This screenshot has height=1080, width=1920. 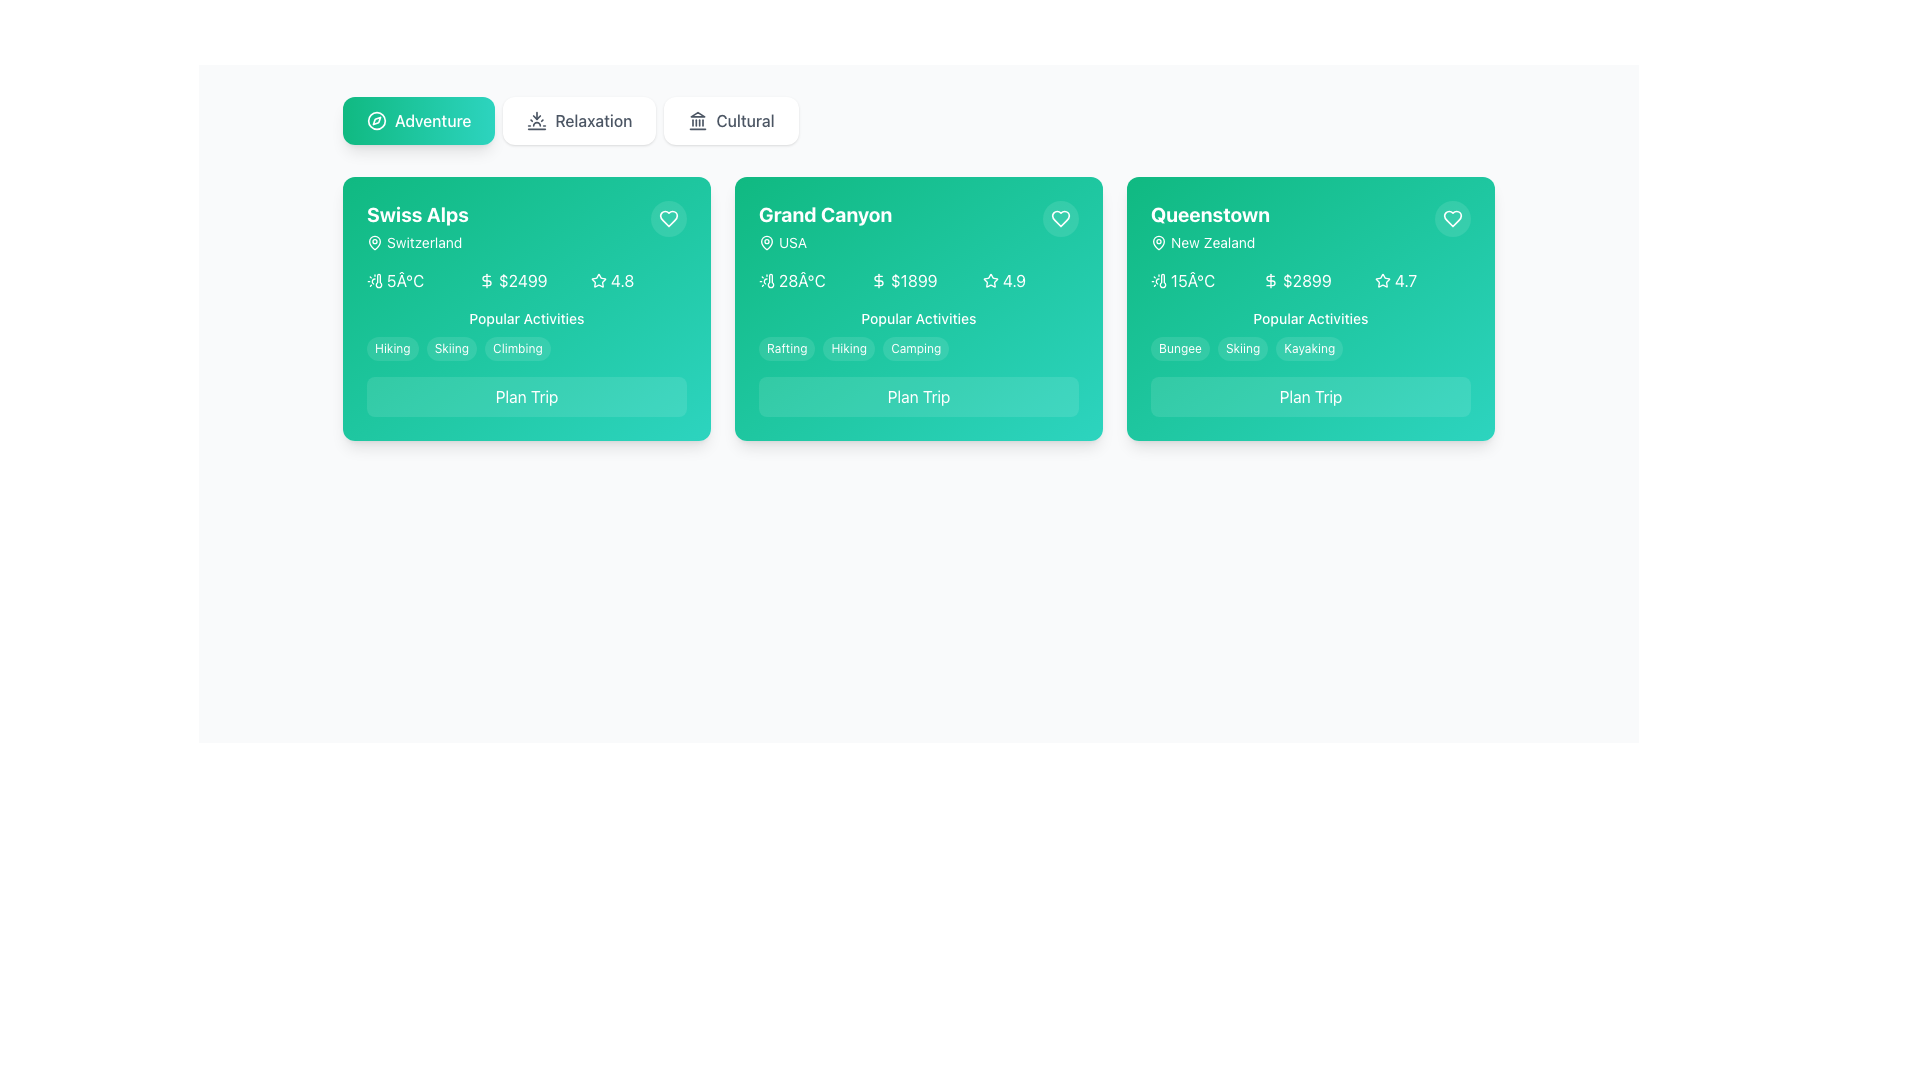 What do you see at coordinates (825, 226) in the screenshot?
I see `the 'Grand Canyon' label which displays the name in bold with 'USA' underneath, located in the top section of the center card` at bounding box center [825, 226].